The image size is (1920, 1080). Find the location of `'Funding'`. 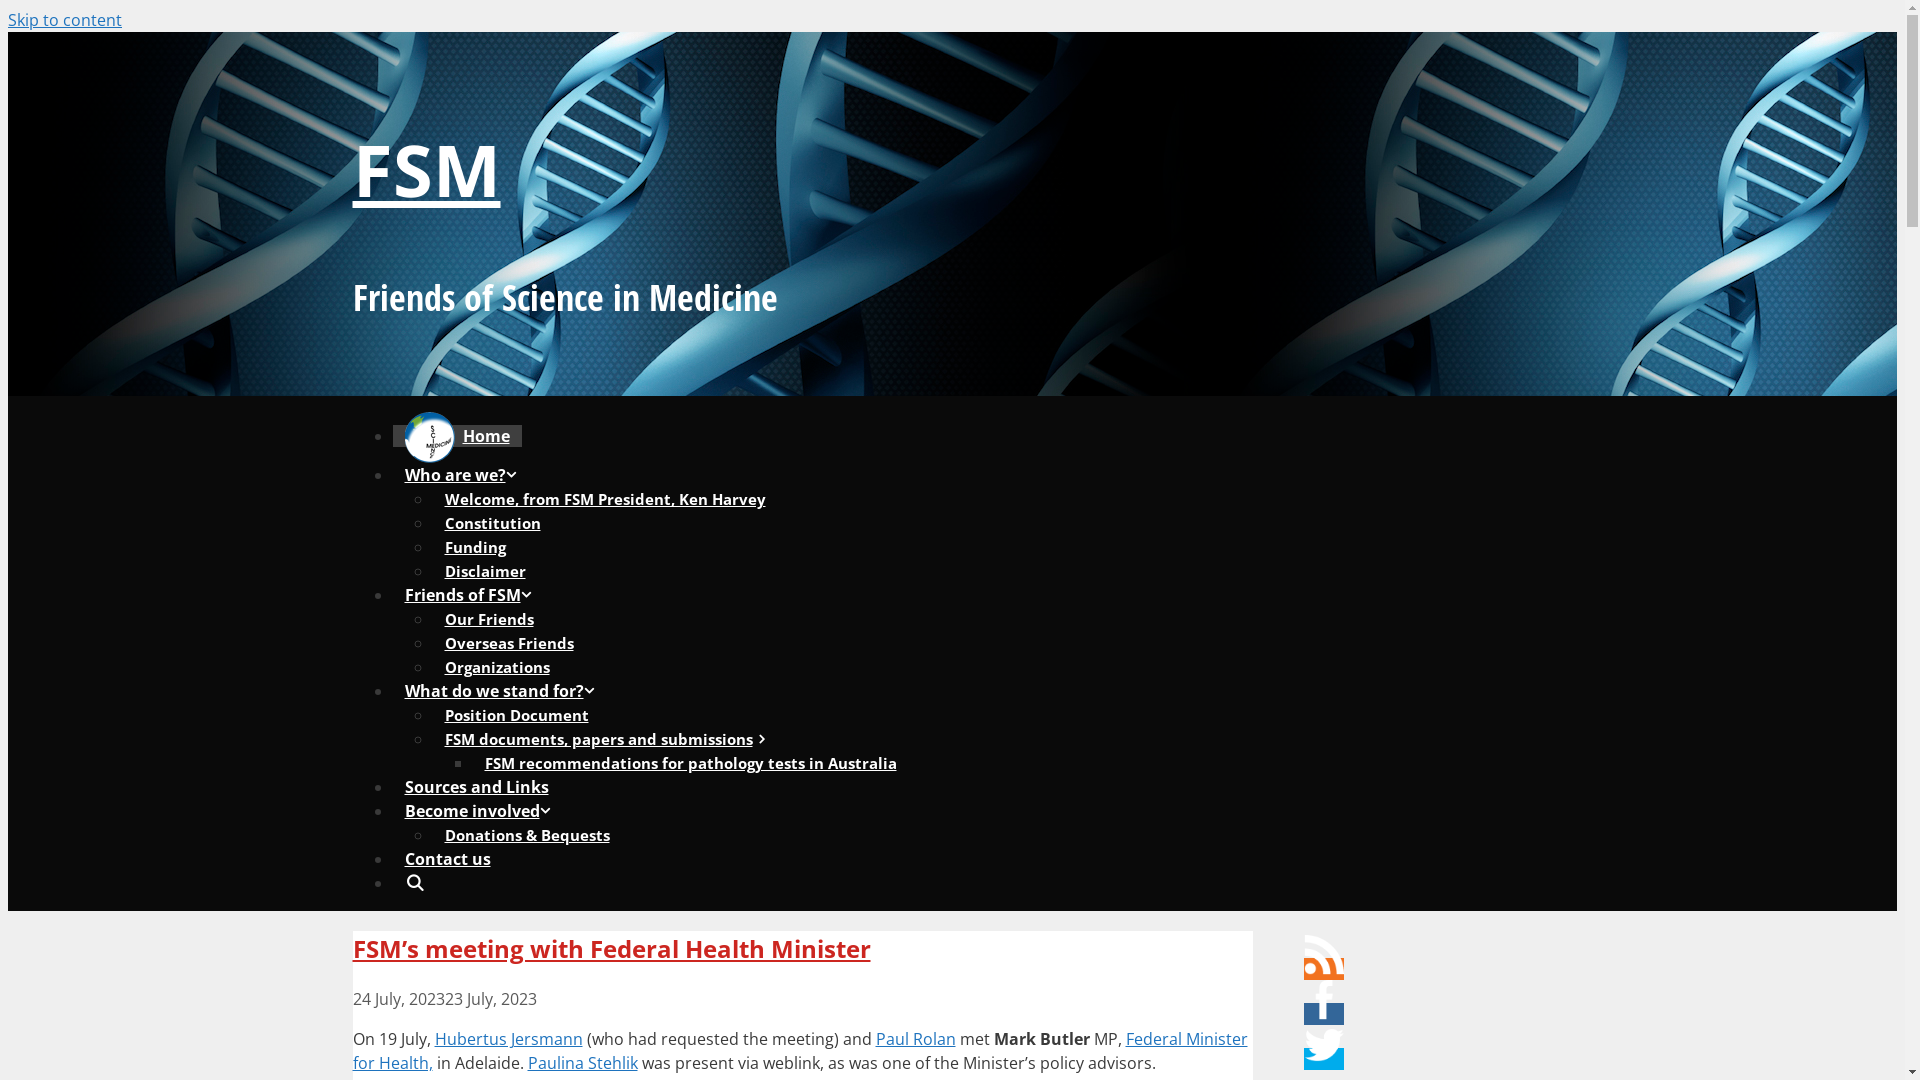

'Funding' is located at coordinates (473, 547).